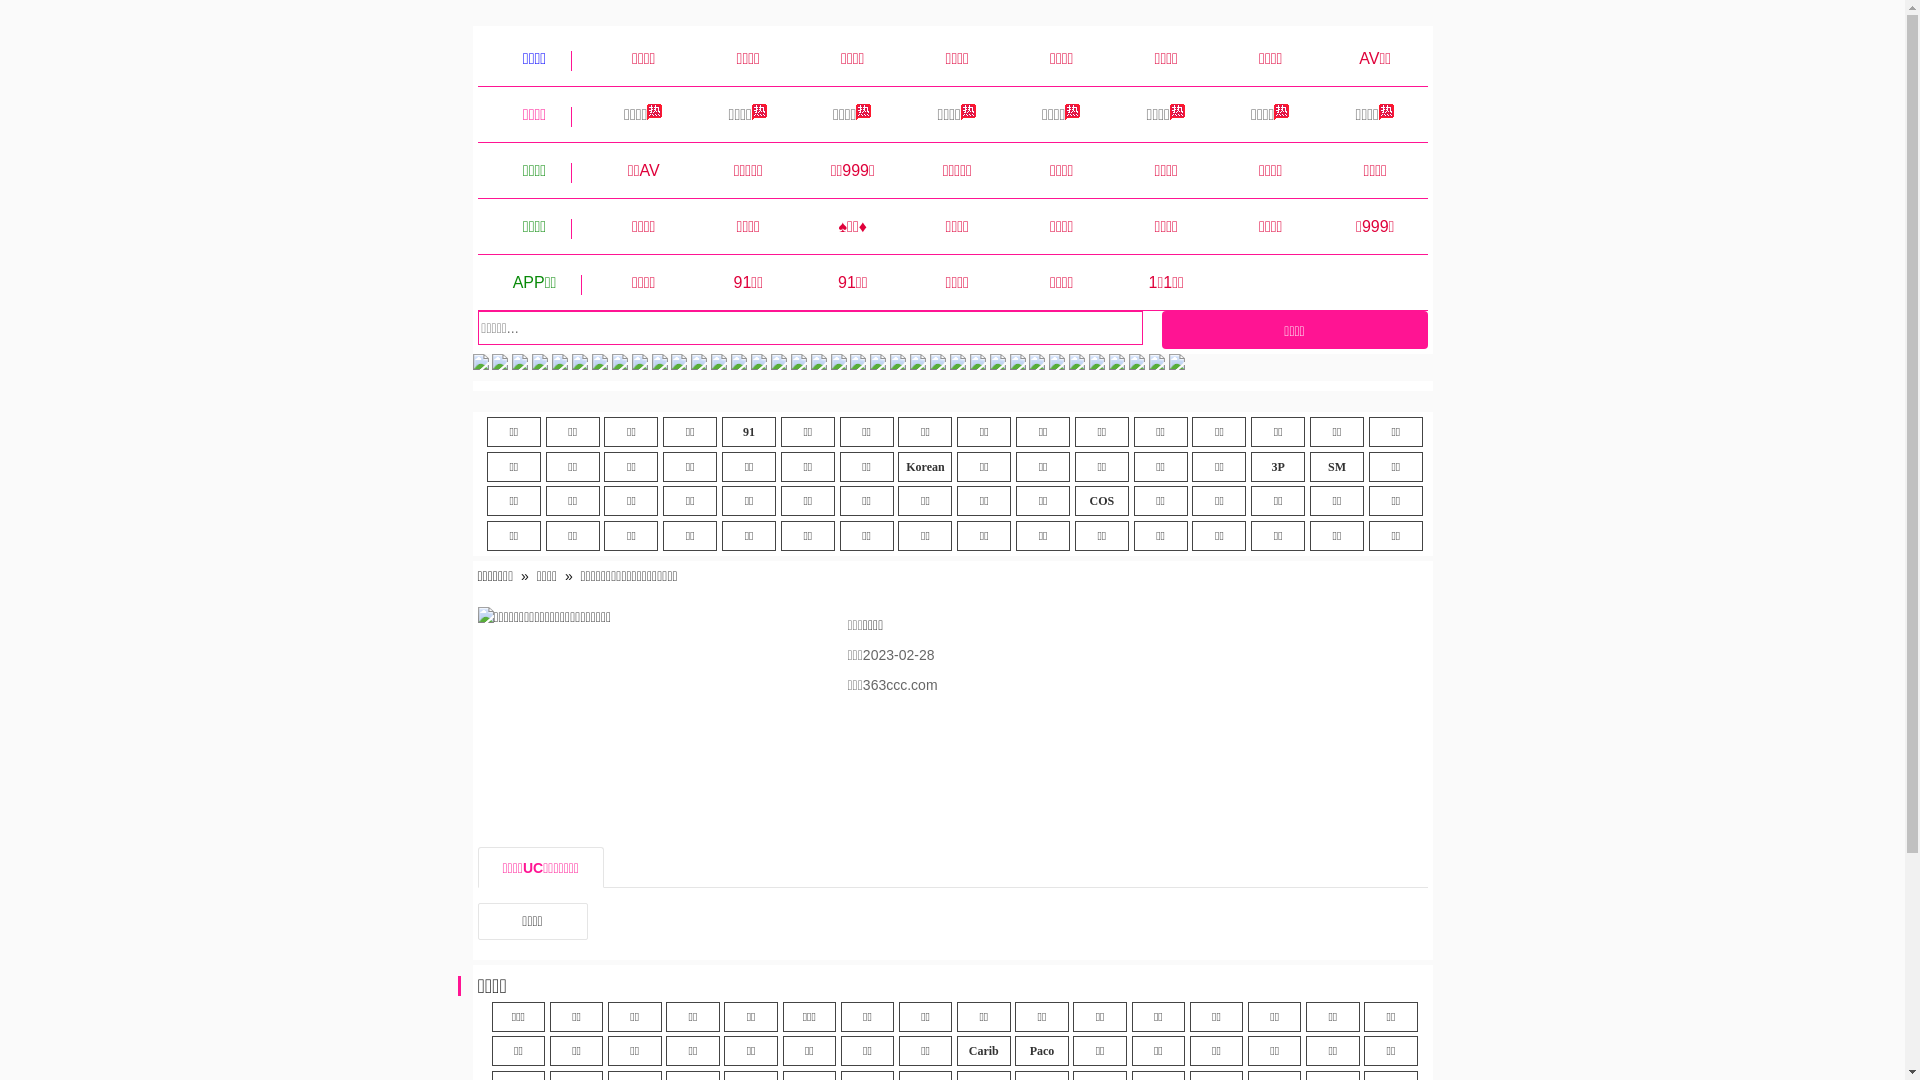 The image size is (1920, 1080). What do you see at coordinates (955, 1049) in the screenshot?
I see `'Carib'` at bounding box center [955, 1049].